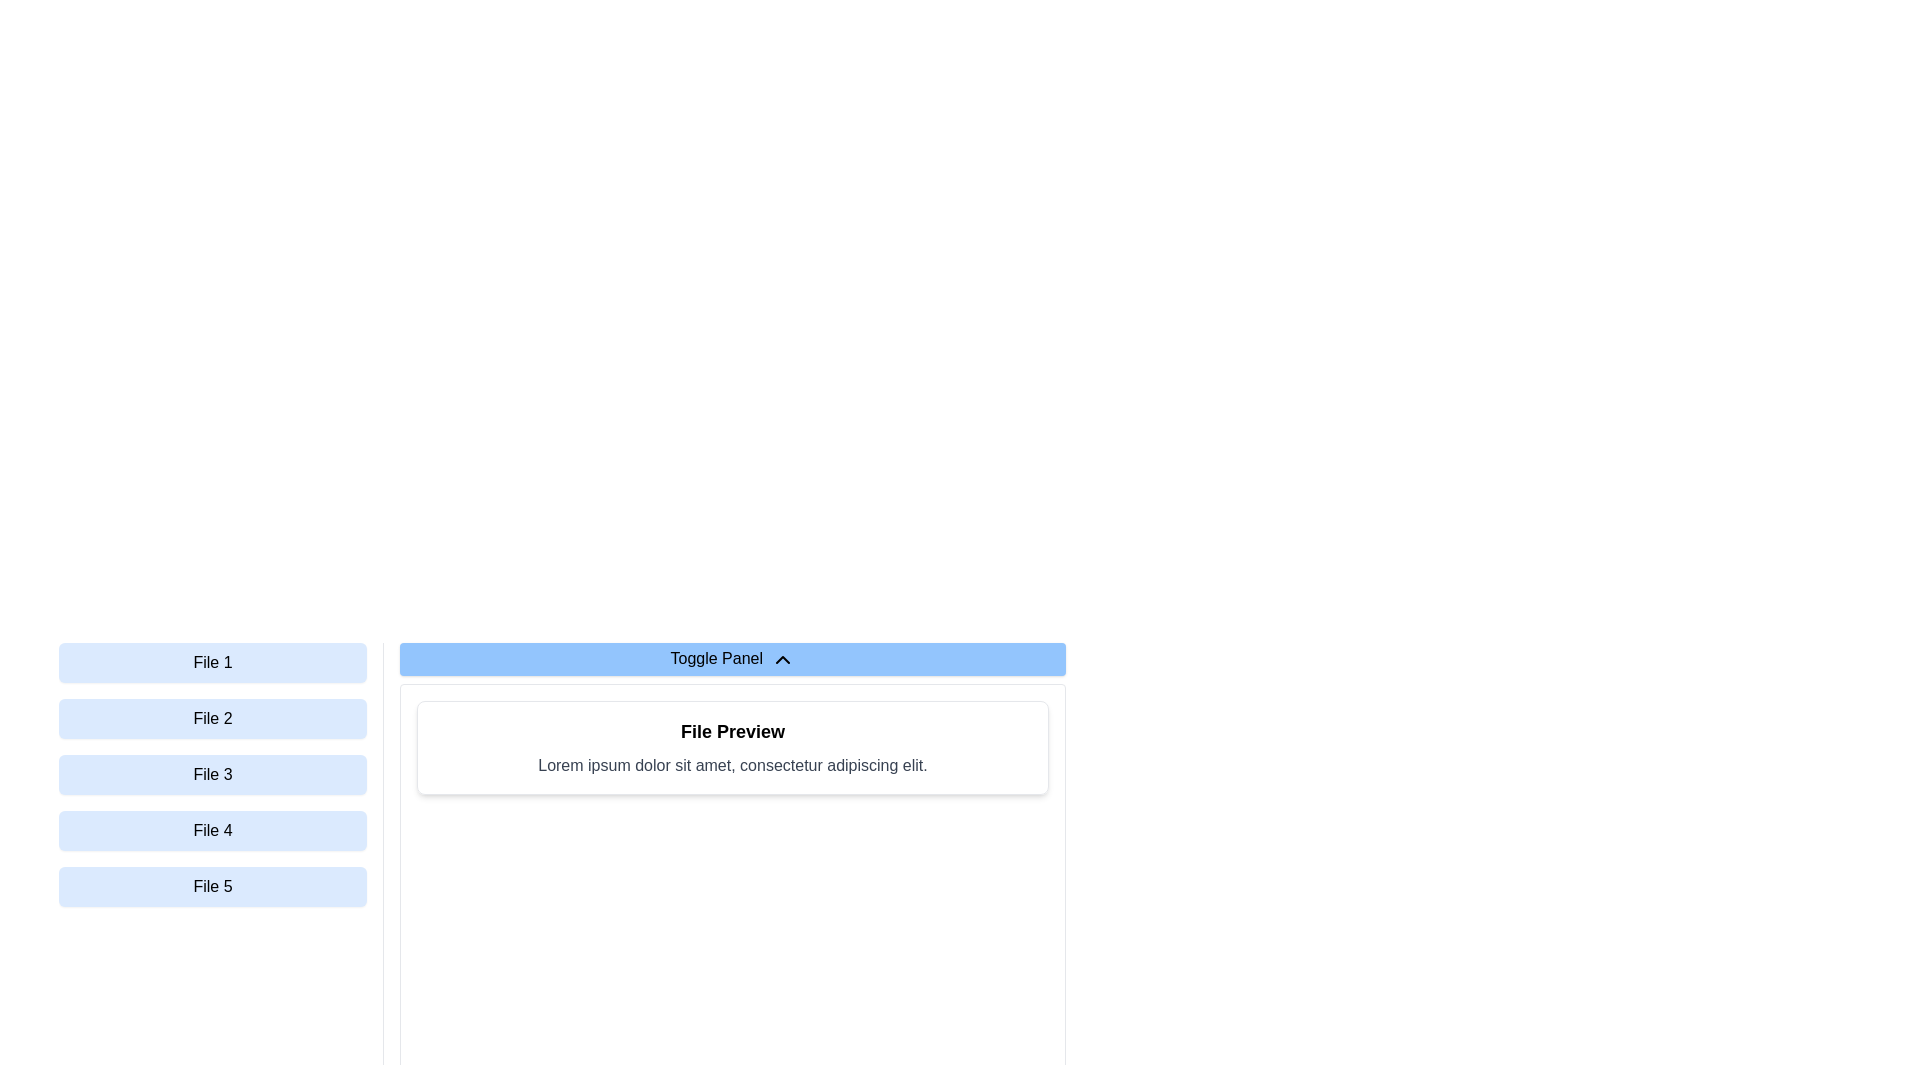 The height and width of the screenshot is (1080, 1920). What do you see at coordinates (212, 717) in the screenshot?
I see `the second button labeled 'File 2' in the vertical list of blue buttons` at bounding box center [212, 717].